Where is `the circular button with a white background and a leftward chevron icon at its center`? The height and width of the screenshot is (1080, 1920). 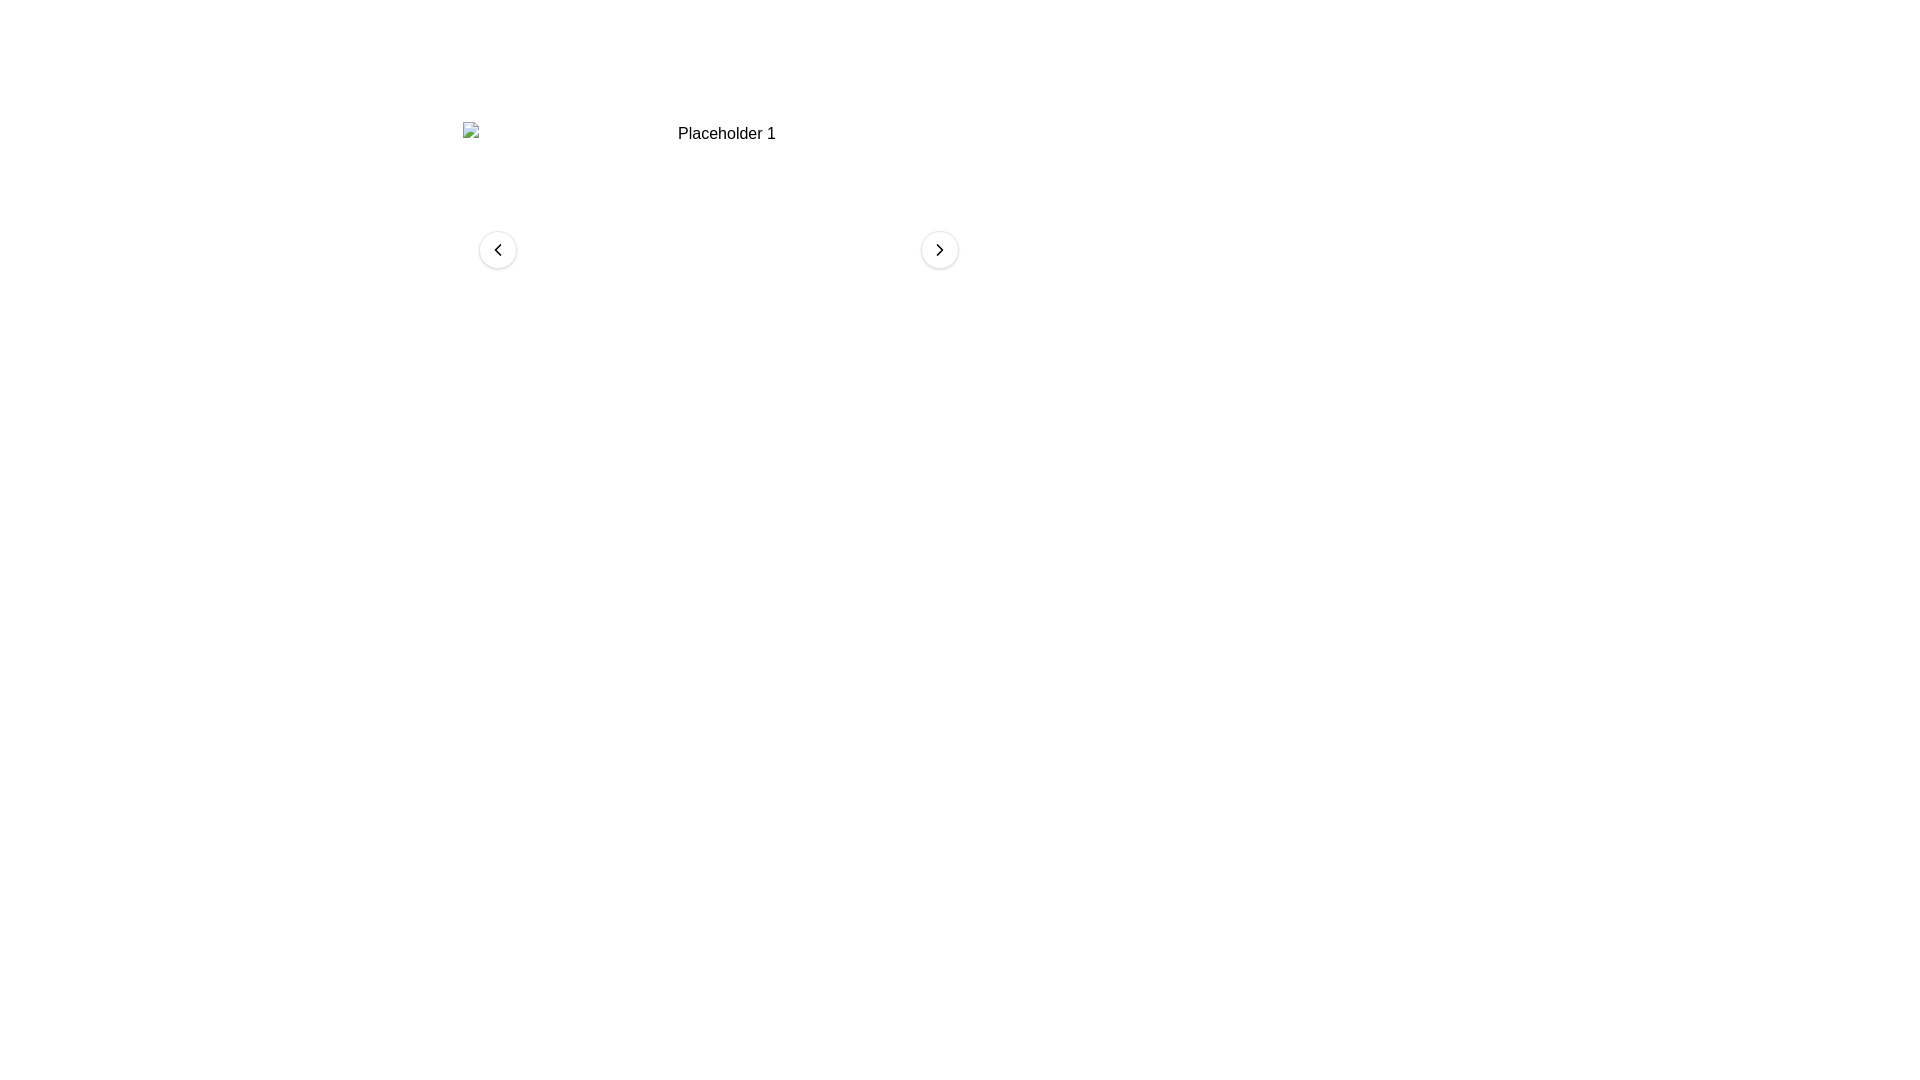 the circular button with a white background and a leftward chevron icon at its center is located at coordinates (498, 249).